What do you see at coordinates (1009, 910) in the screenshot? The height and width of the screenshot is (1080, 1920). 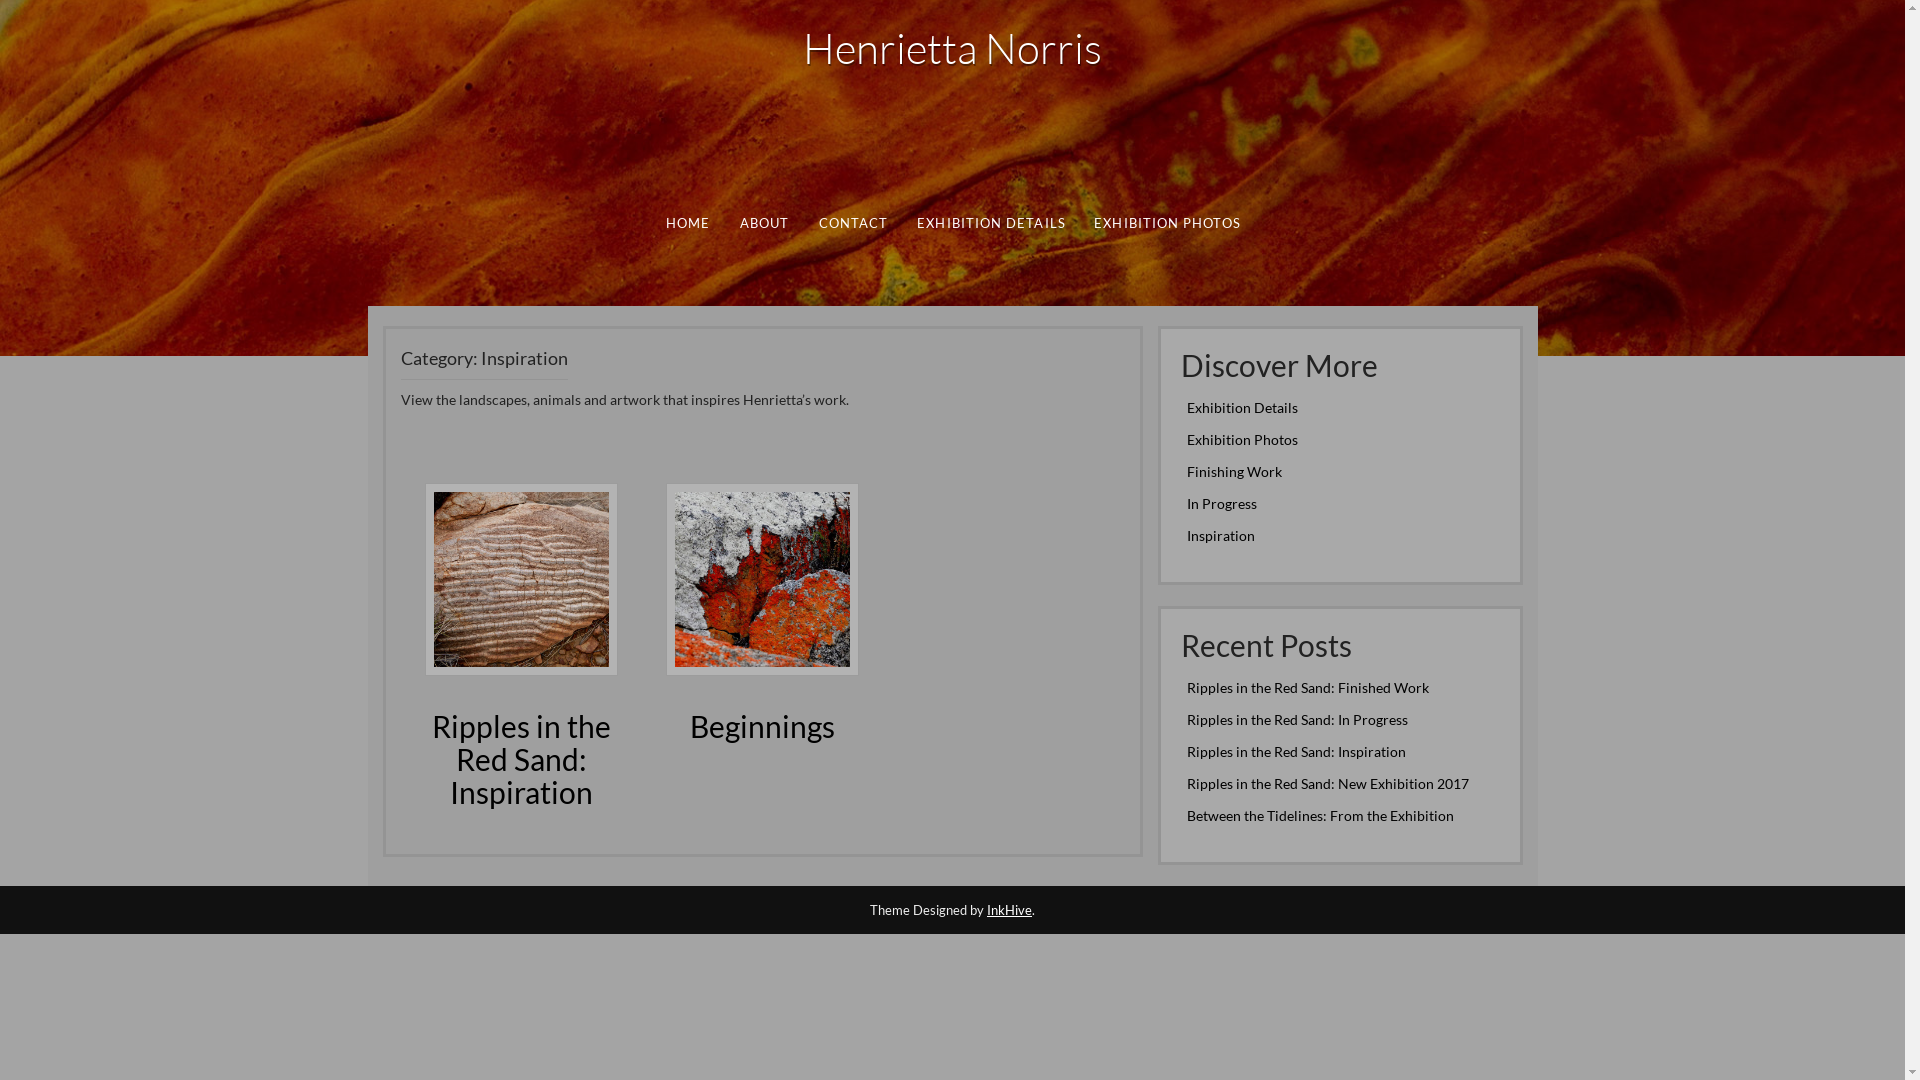 I see `'InkHive'` at bounding box center [1009, 910].